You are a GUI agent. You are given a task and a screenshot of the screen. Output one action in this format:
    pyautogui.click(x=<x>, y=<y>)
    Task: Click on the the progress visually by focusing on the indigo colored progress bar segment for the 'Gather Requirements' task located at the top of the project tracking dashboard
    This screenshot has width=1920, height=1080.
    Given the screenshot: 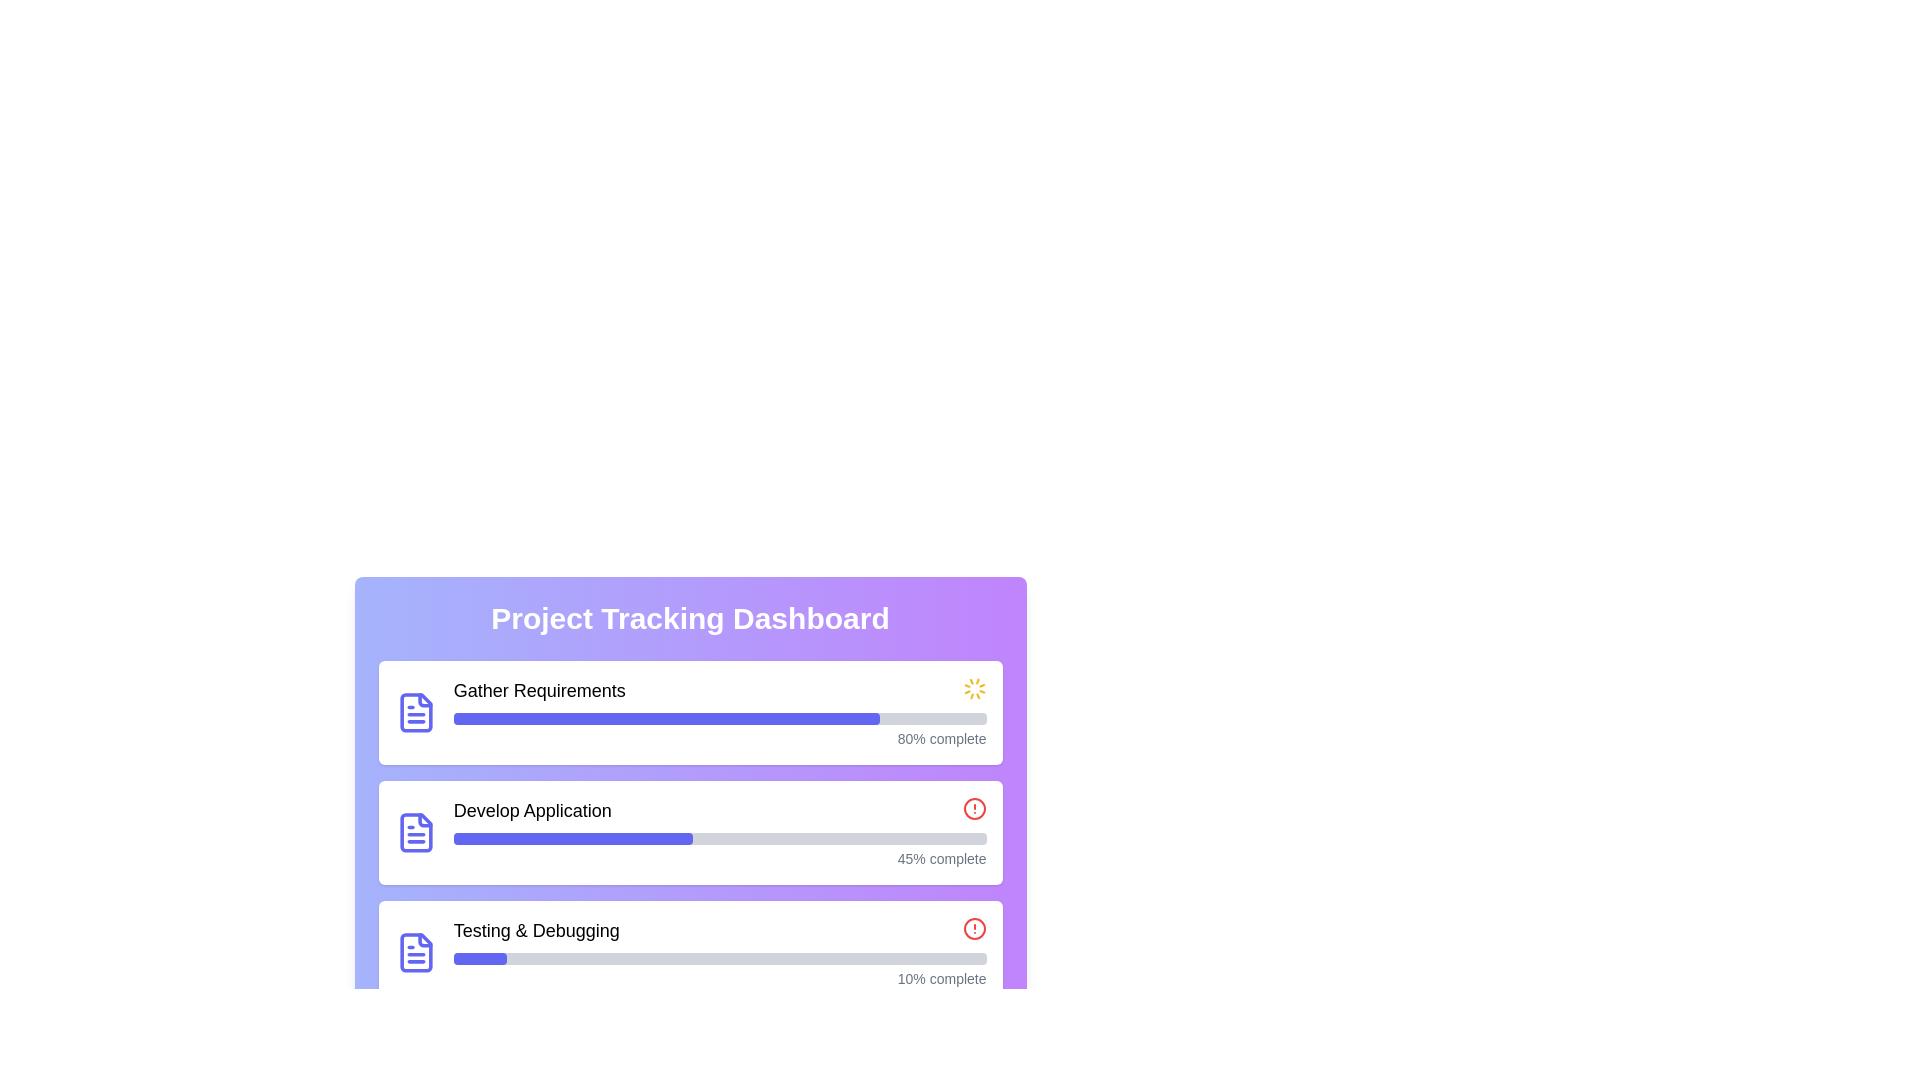 What is the action you would take?
    pyautogui.click(x=666, y=717)
    